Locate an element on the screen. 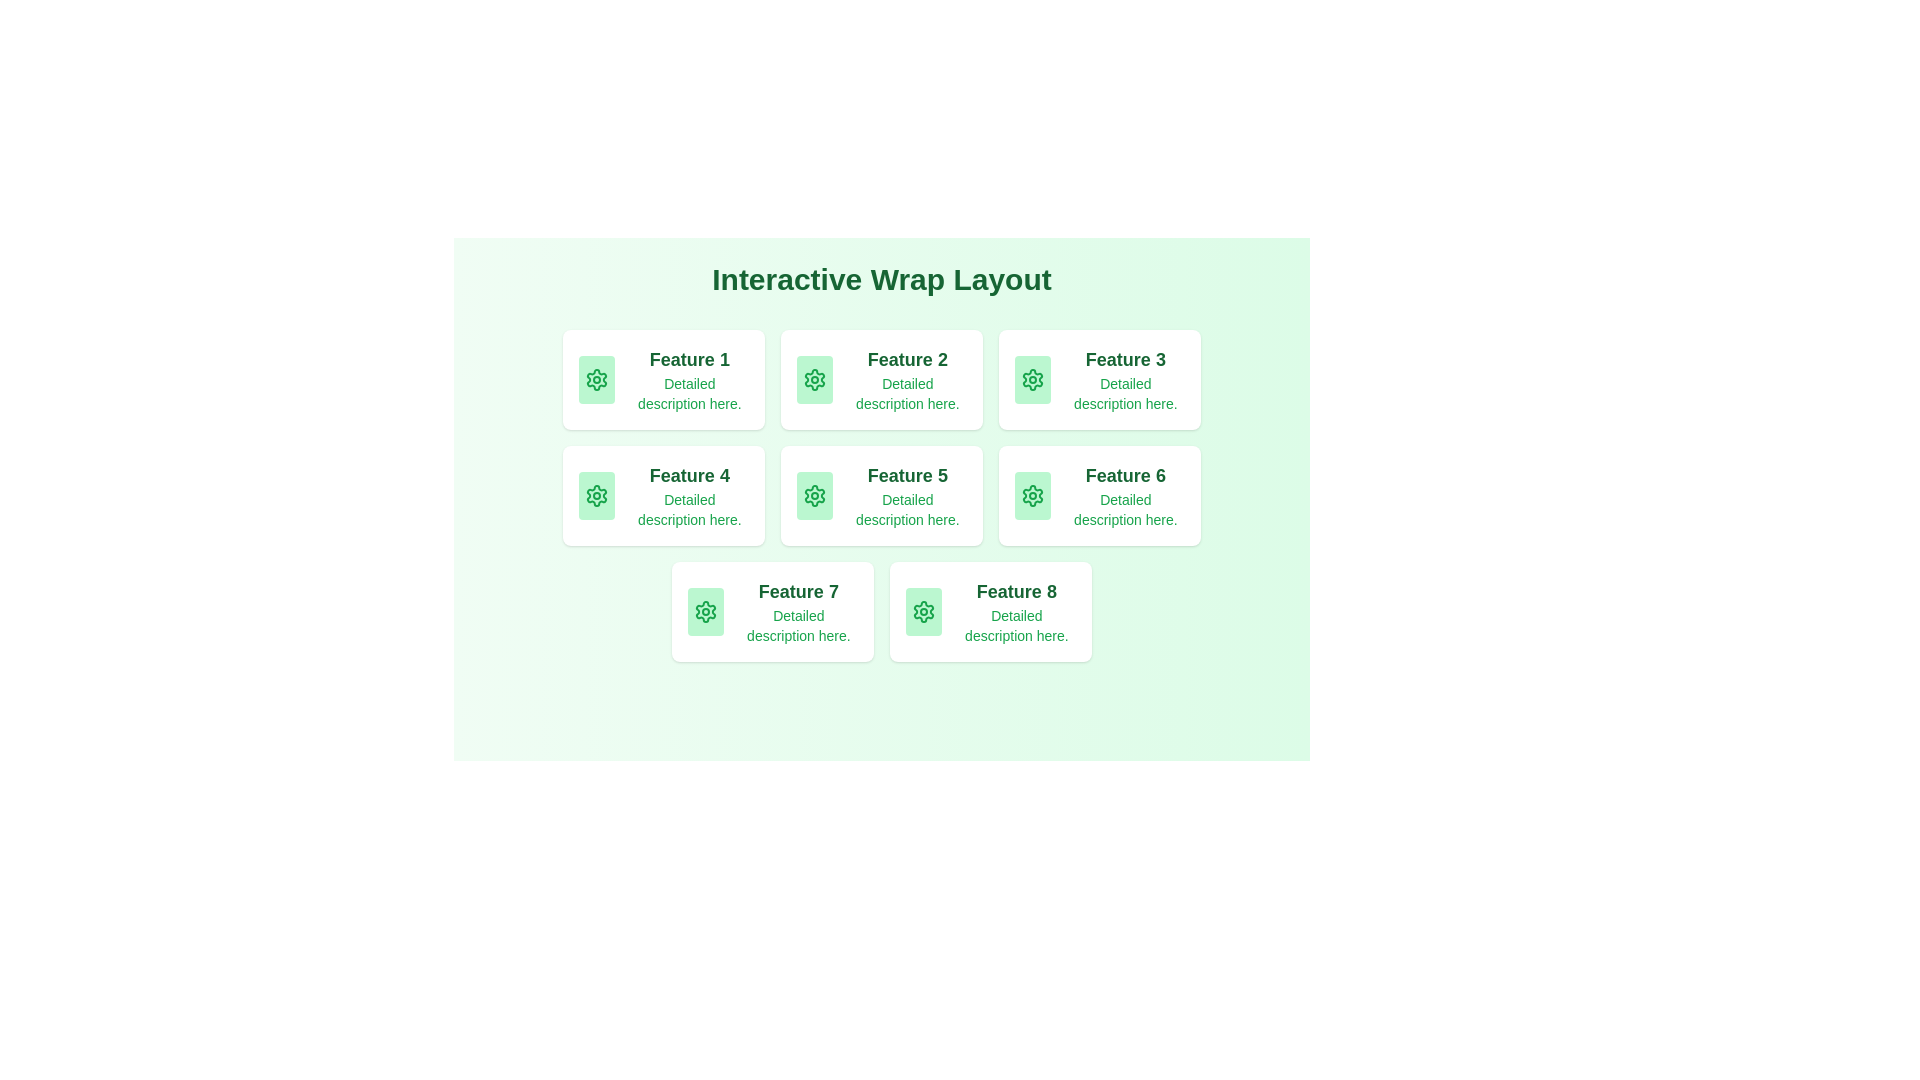 The height and width of the screenshot is (1080, 1920). the header text element located within the card labeled 'Feature 4 Detailed description here.', which is the first text element inside the card is located at coordinates (689, 475).